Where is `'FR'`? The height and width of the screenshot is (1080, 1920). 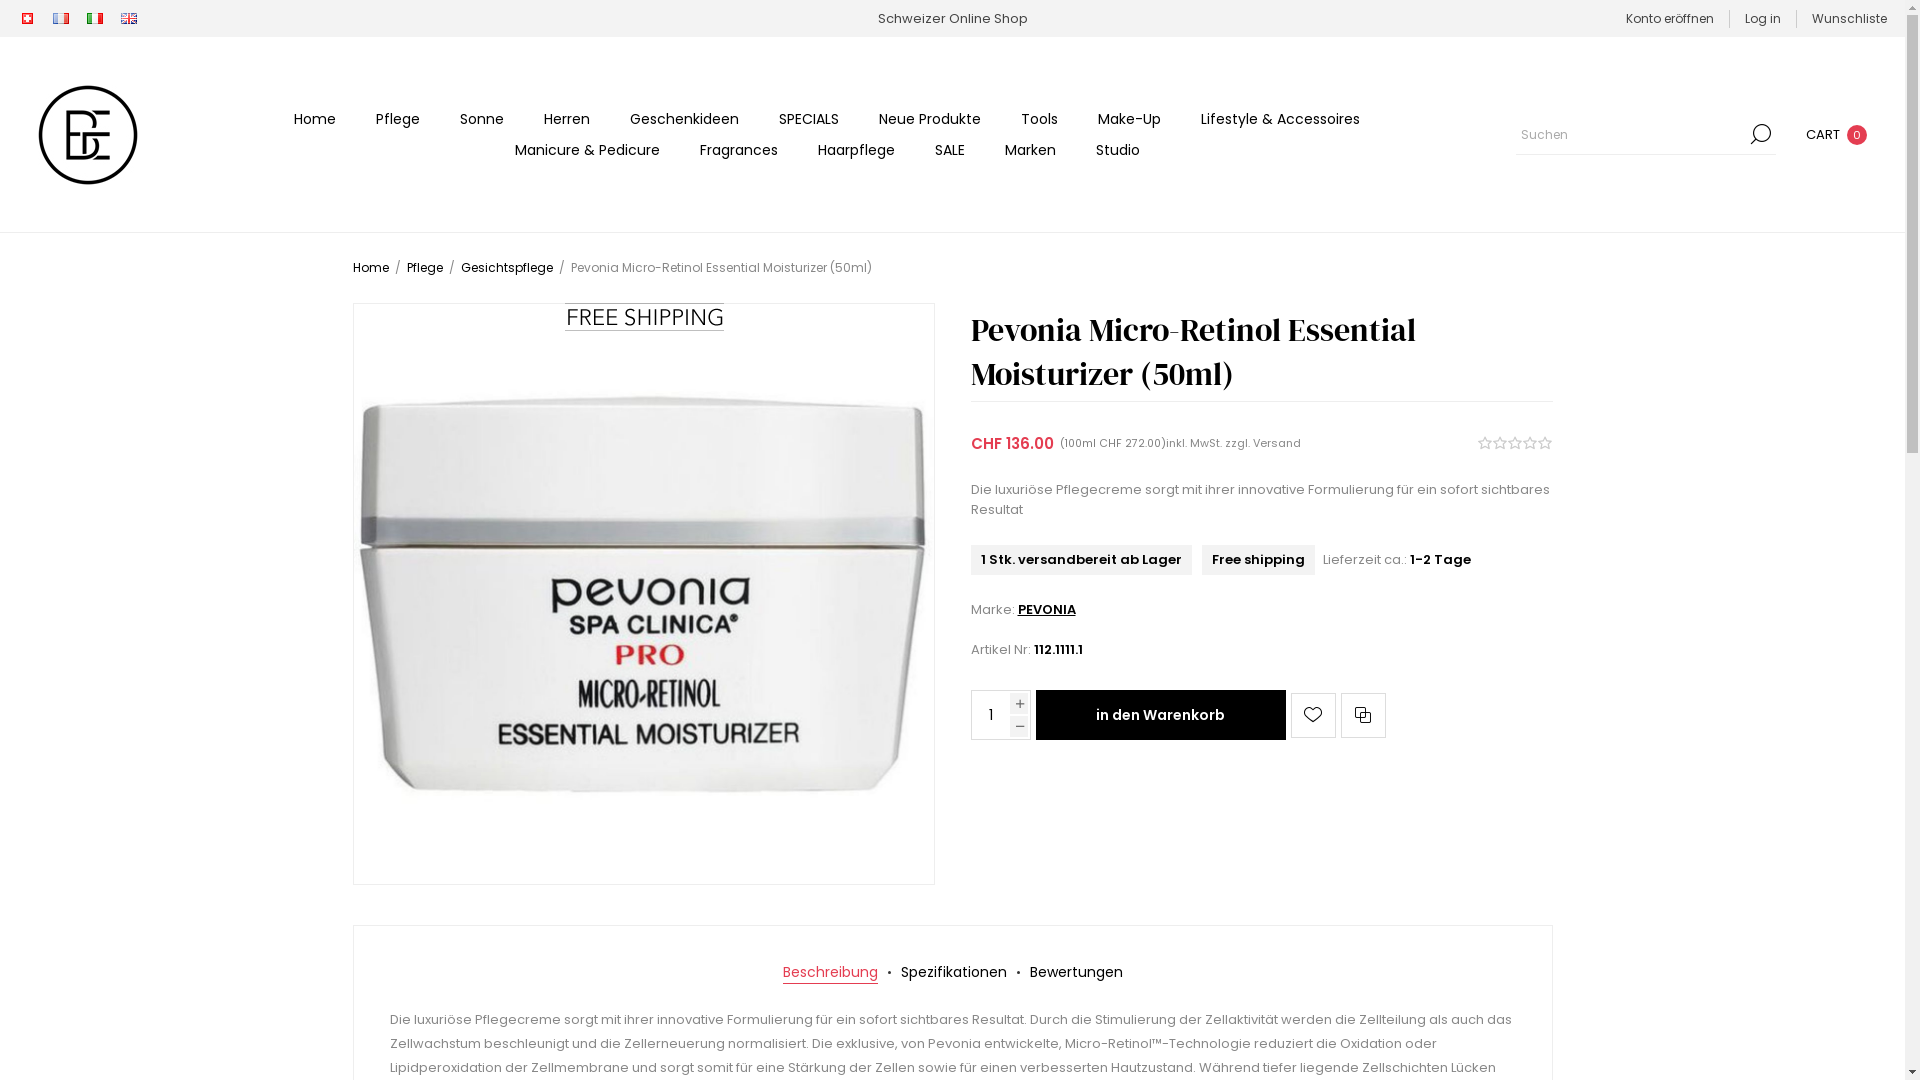
'FR' is located at coordinates (61, 18).